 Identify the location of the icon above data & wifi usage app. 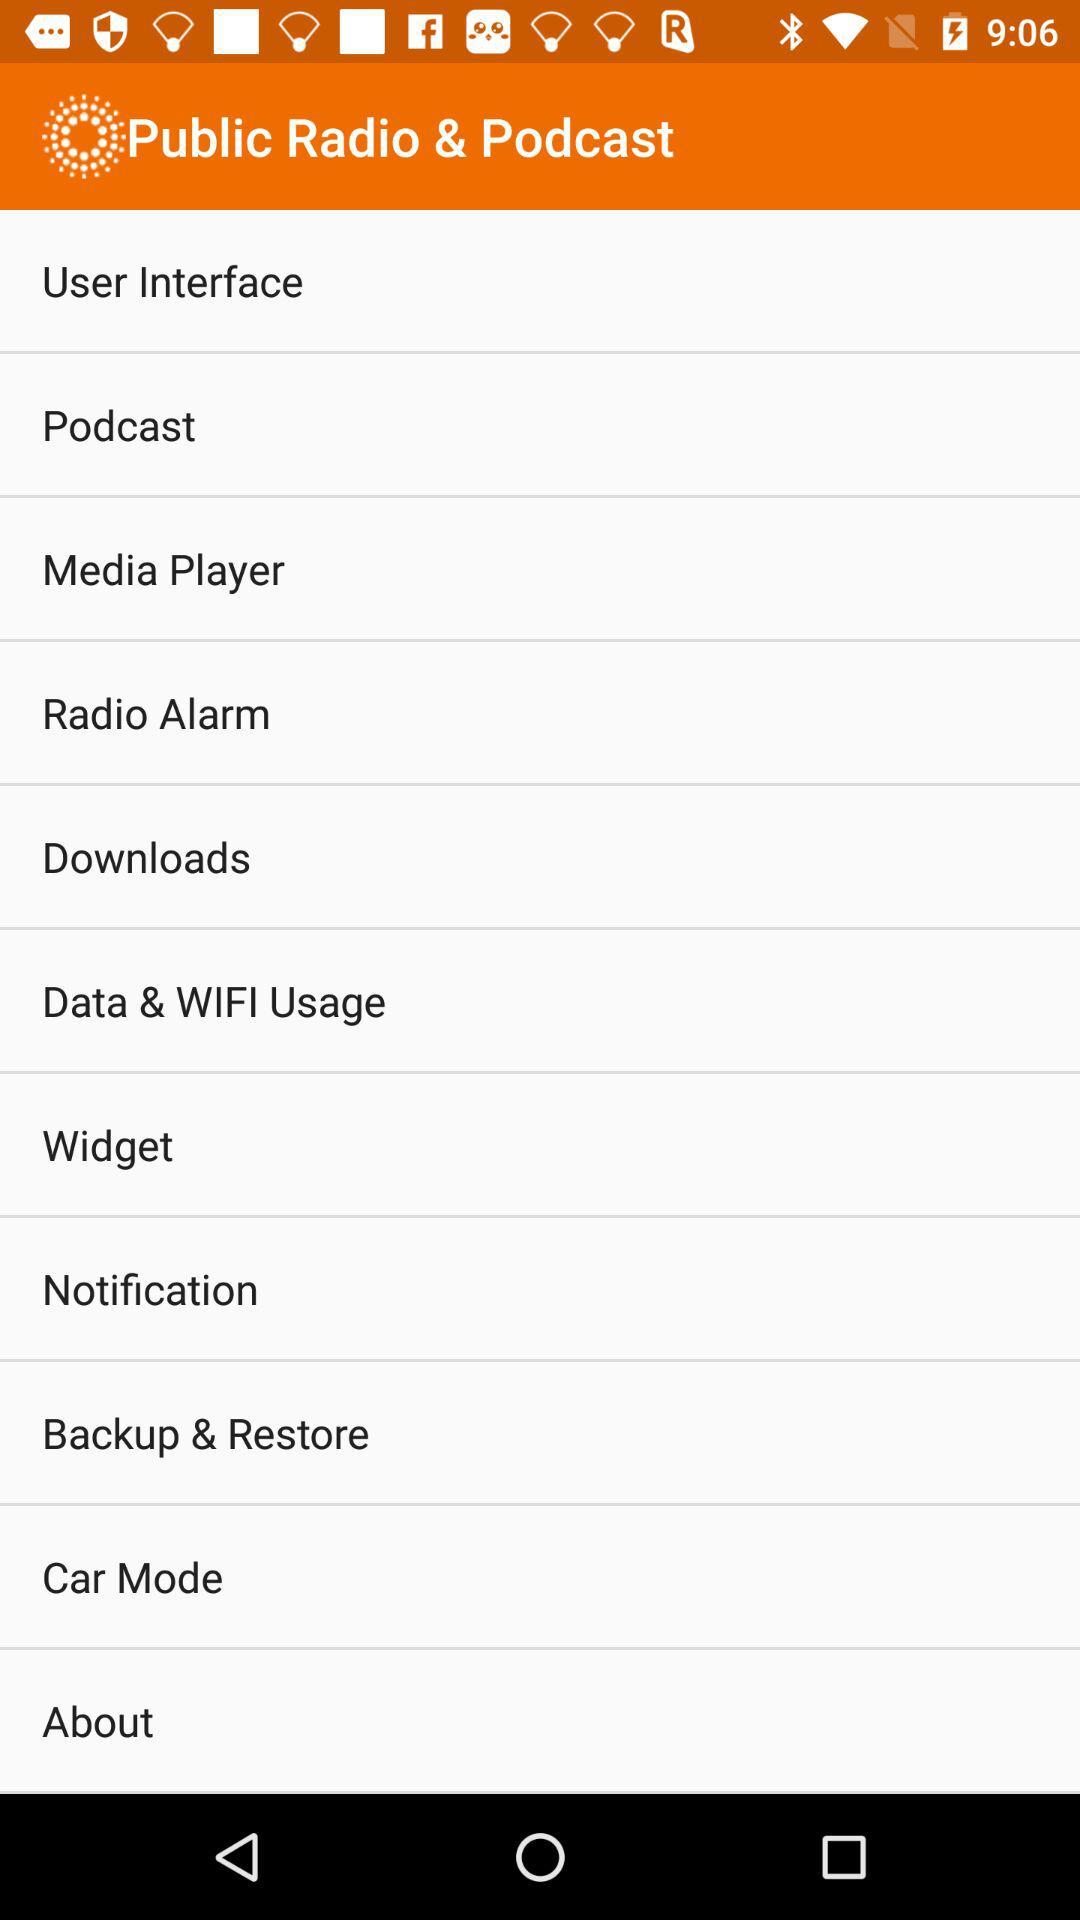
(145, 856).